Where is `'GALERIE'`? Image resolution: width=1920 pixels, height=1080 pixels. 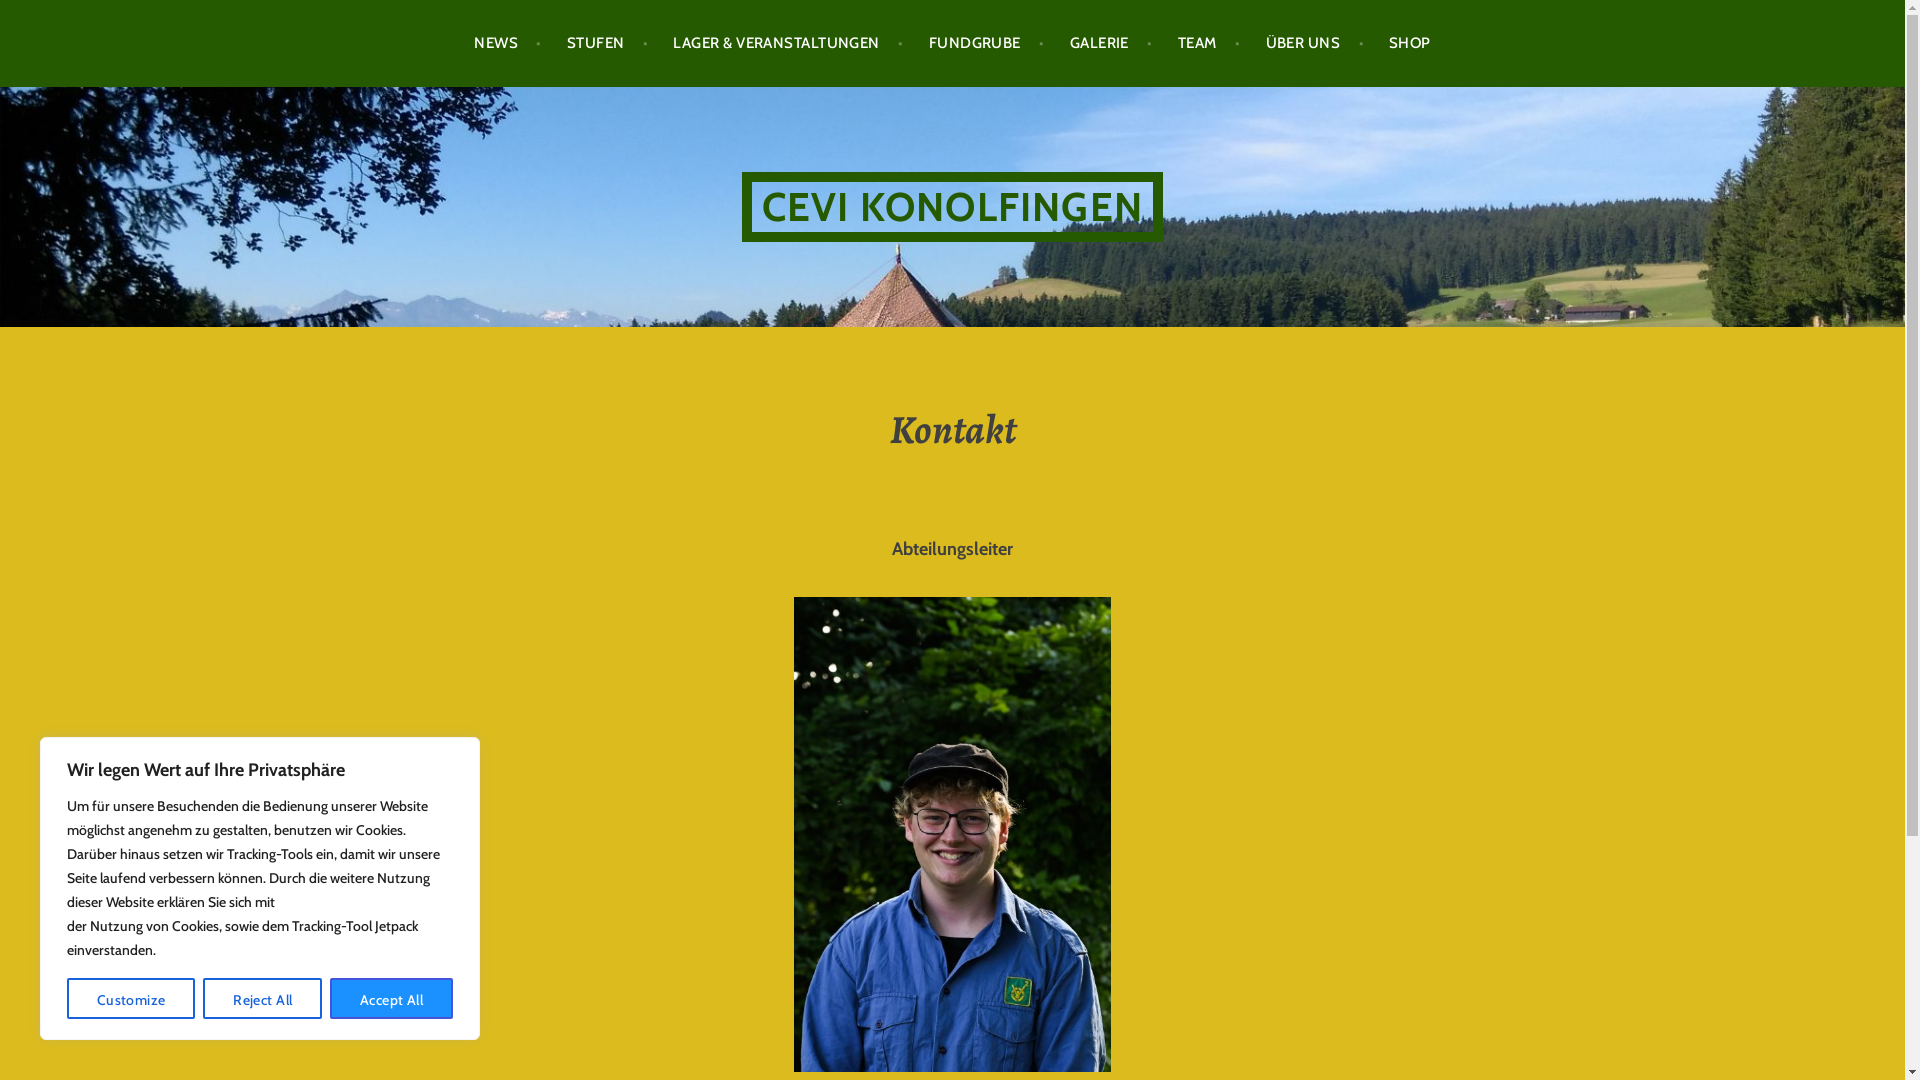 'GALERIE' is located at coordinates (1110, 43).